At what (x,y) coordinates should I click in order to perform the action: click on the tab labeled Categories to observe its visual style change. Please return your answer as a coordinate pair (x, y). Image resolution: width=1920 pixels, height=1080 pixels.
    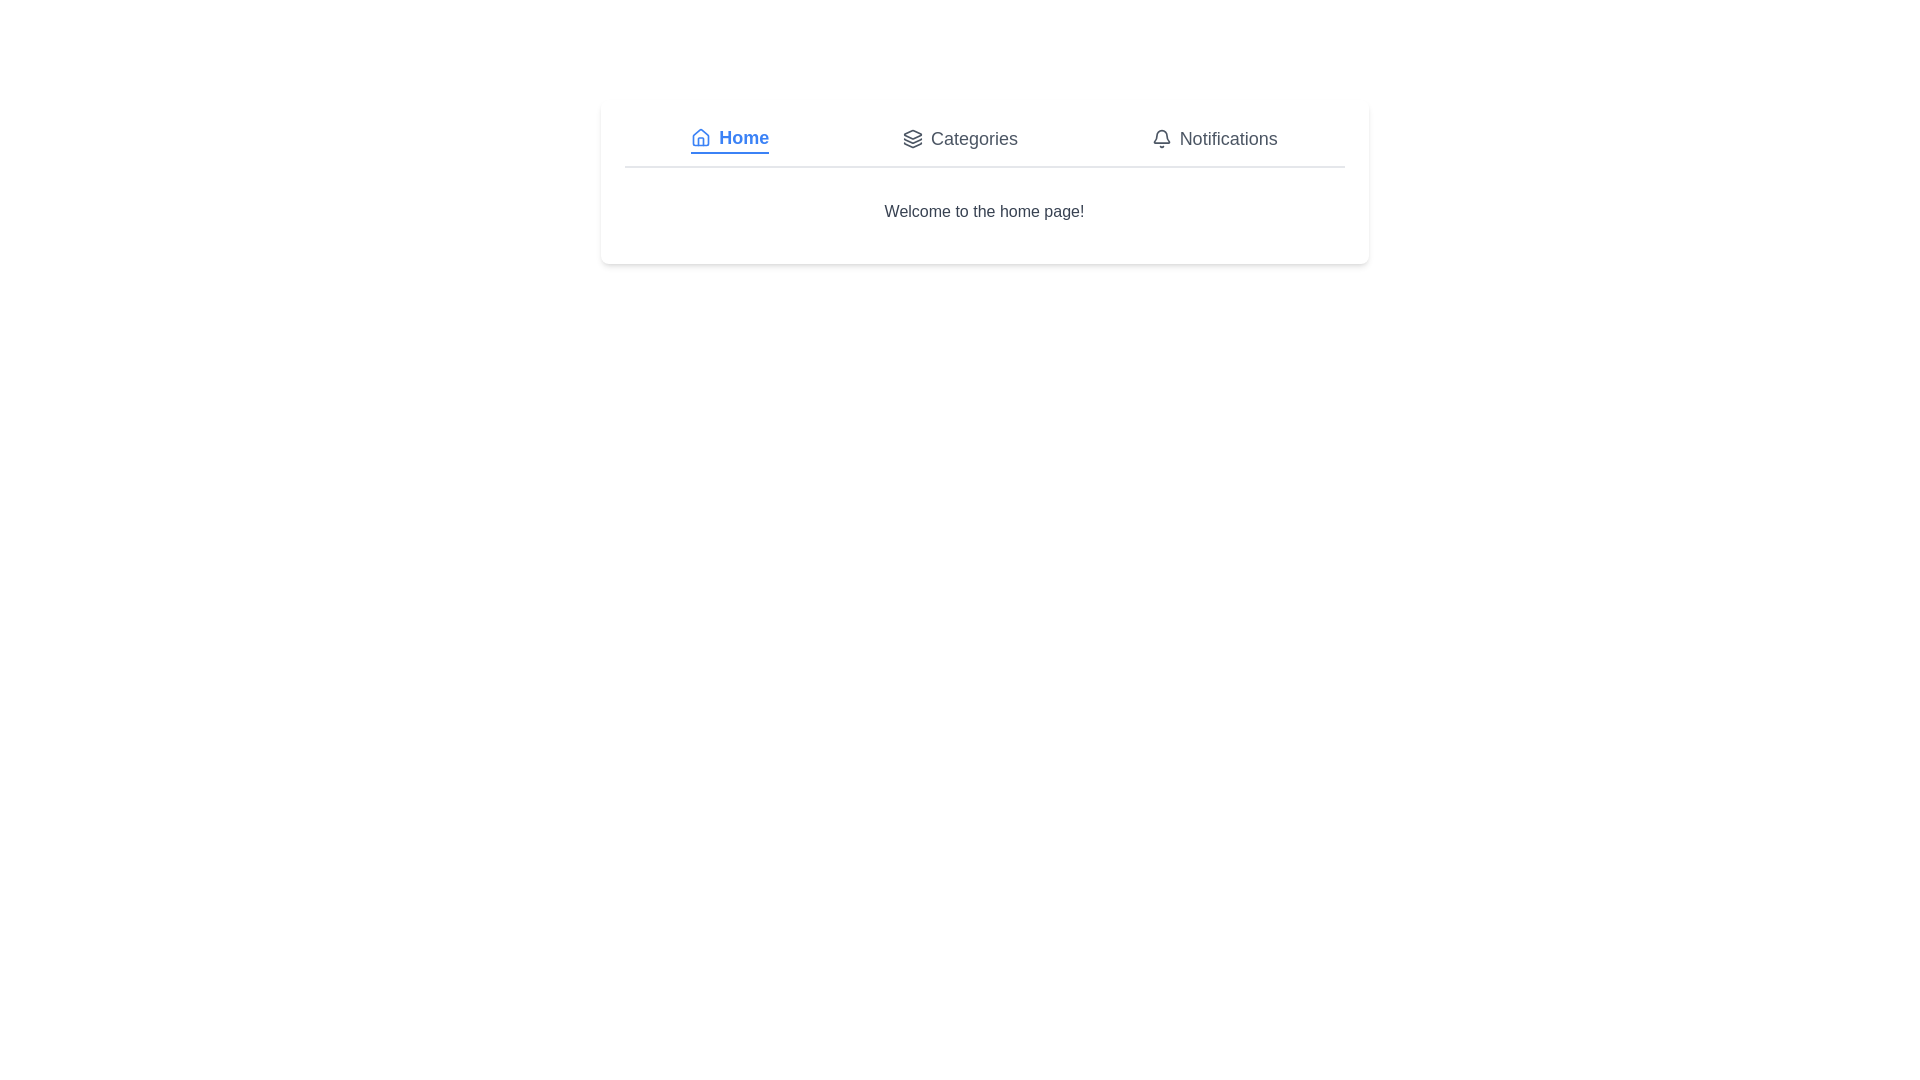
    Looking at the image, I should click on (960, 137).